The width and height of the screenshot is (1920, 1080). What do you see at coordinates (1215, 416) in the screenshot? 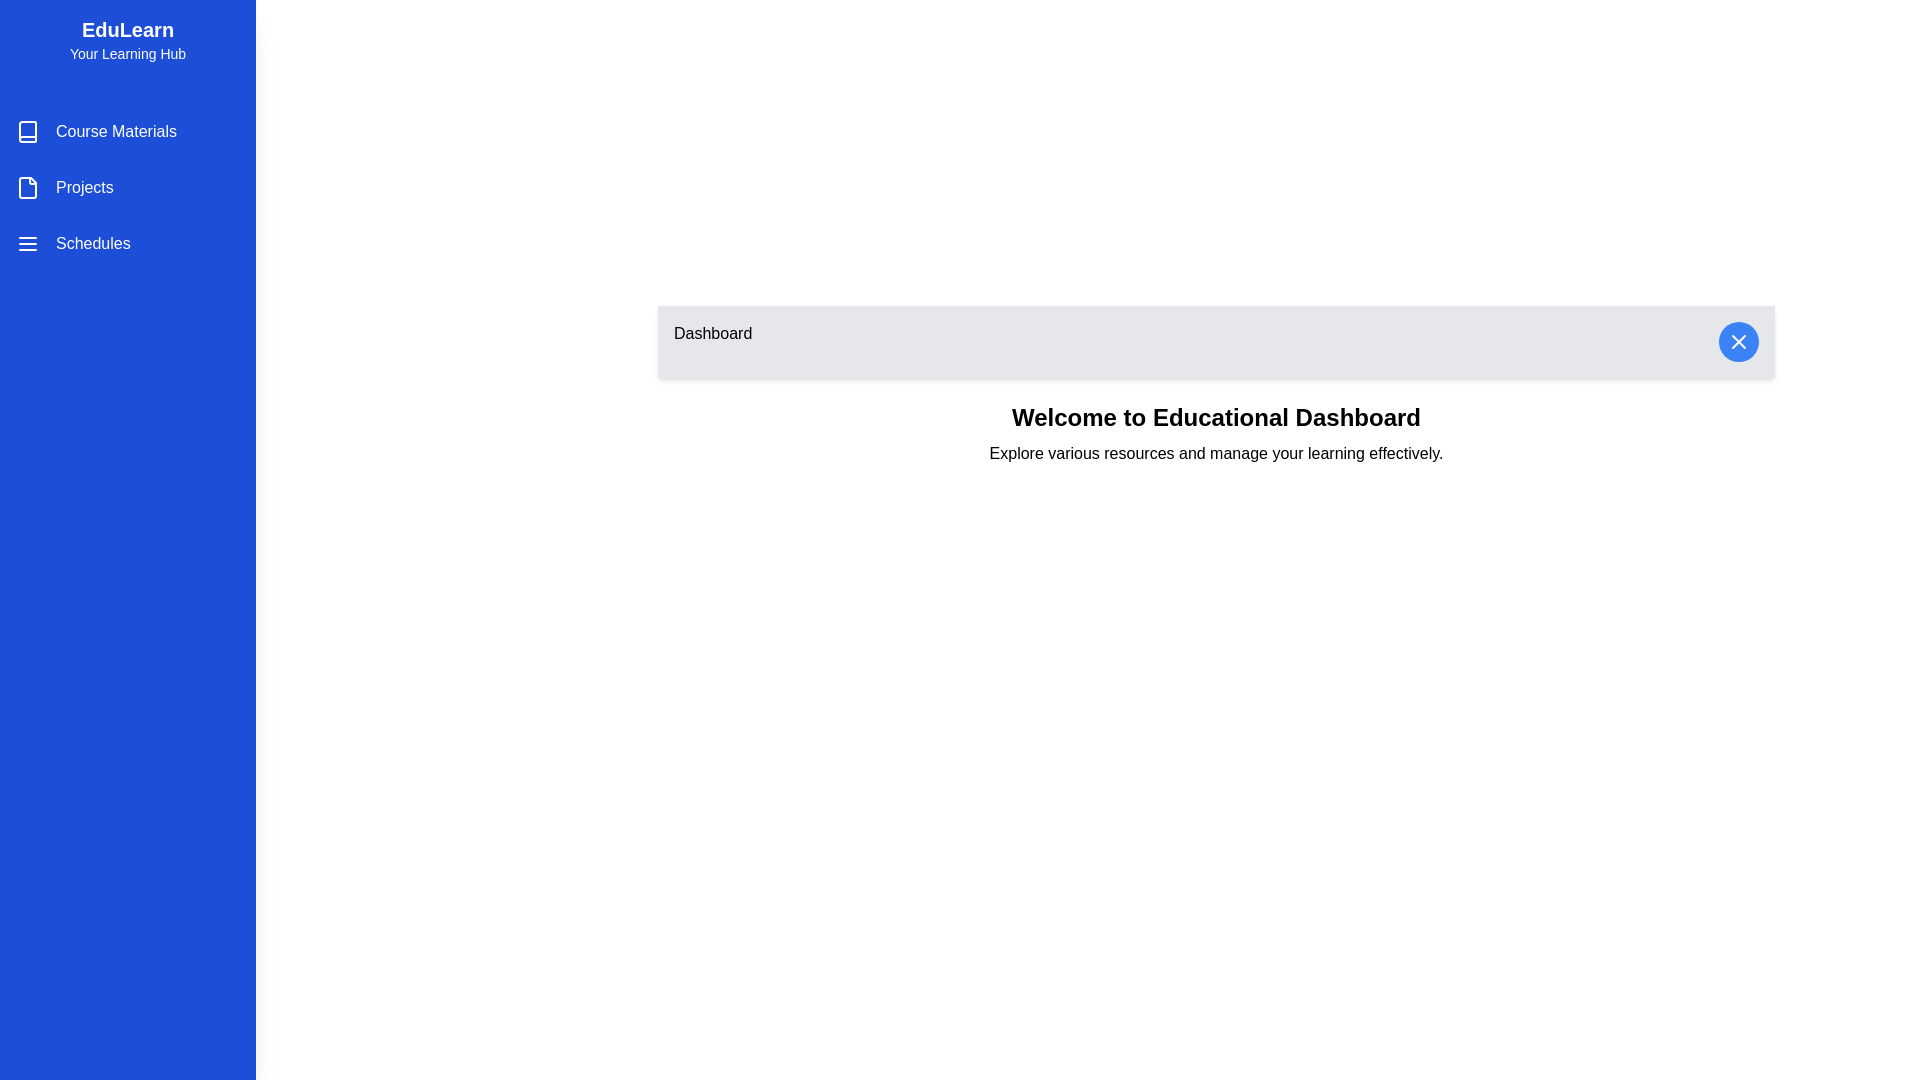
I see `welcome header text element located at the top center of the dashboard, which provides the page title` at bounding box center [1215, 416].